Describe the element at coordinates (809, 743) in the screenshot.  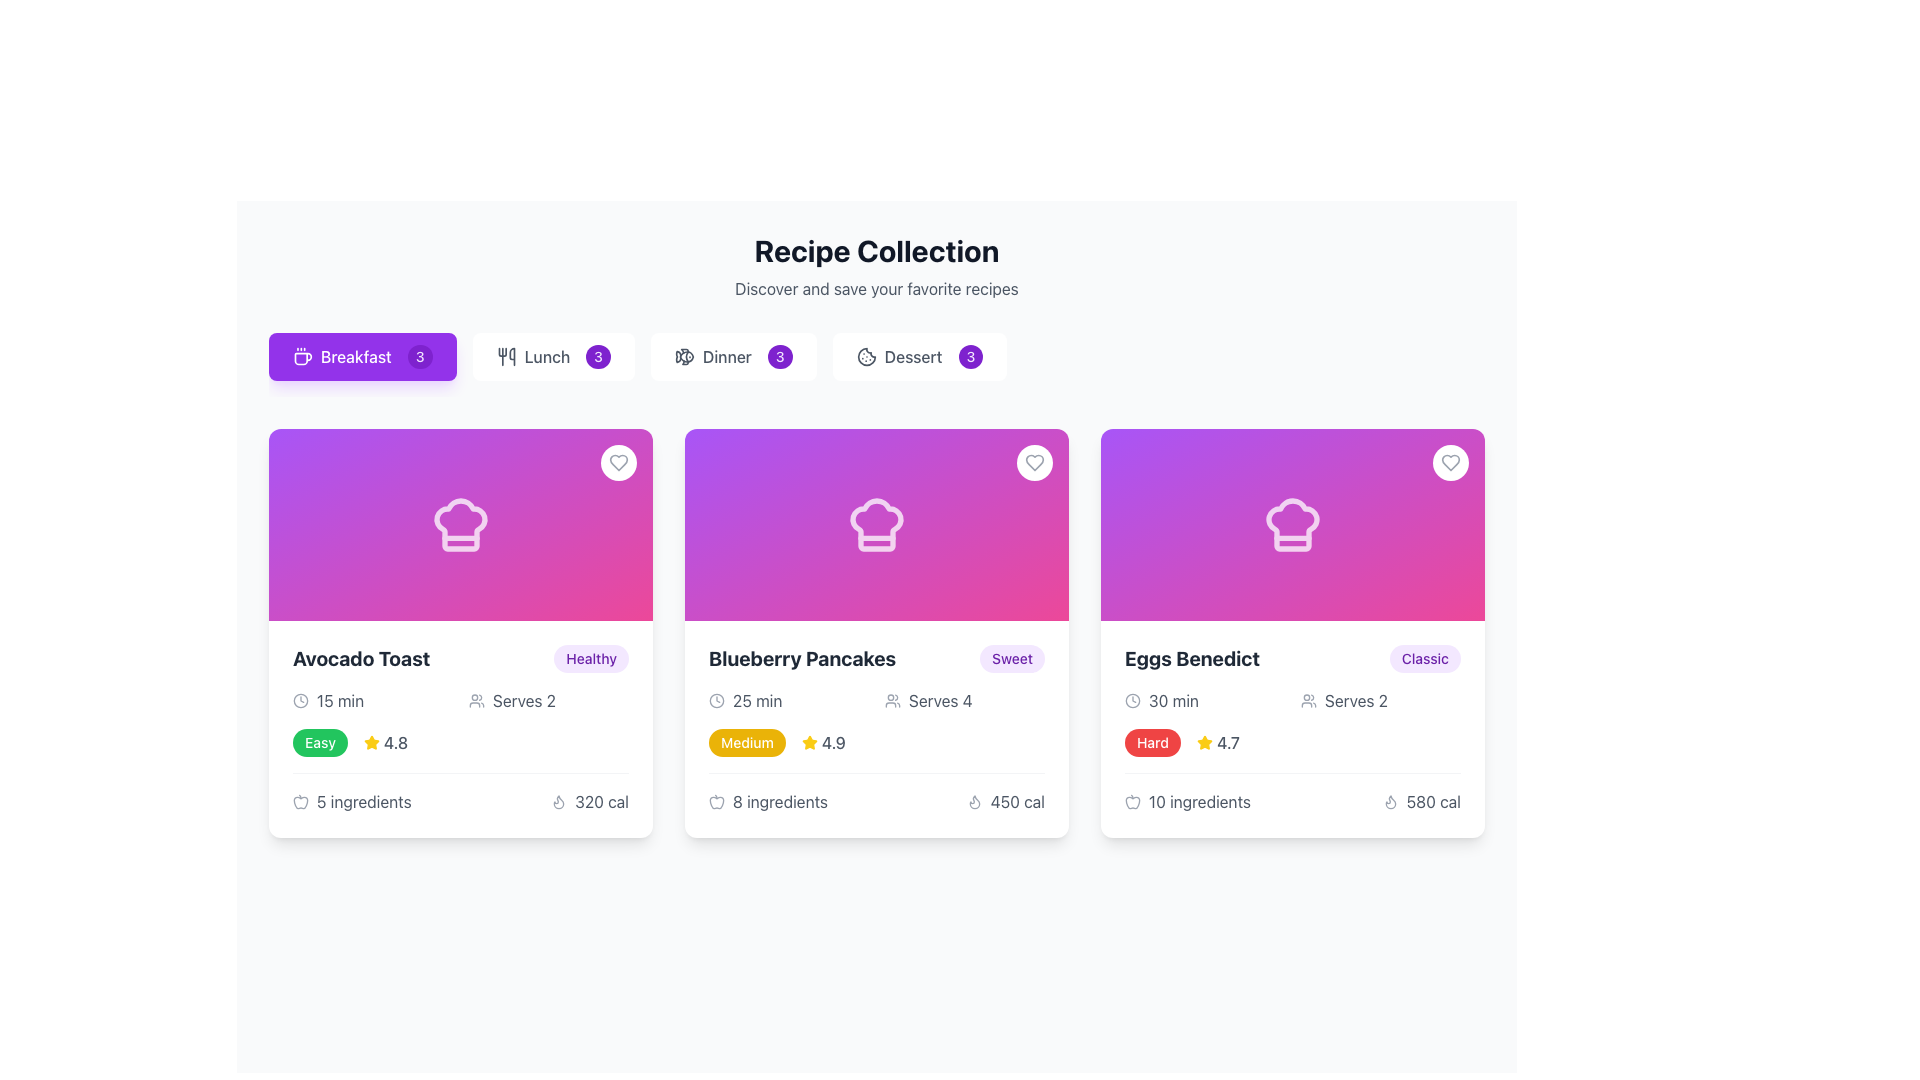
I see `the yellow star-shaped icon located next to the rating text '4.9' in the 'Blueberry Pancakes' card` at that location.